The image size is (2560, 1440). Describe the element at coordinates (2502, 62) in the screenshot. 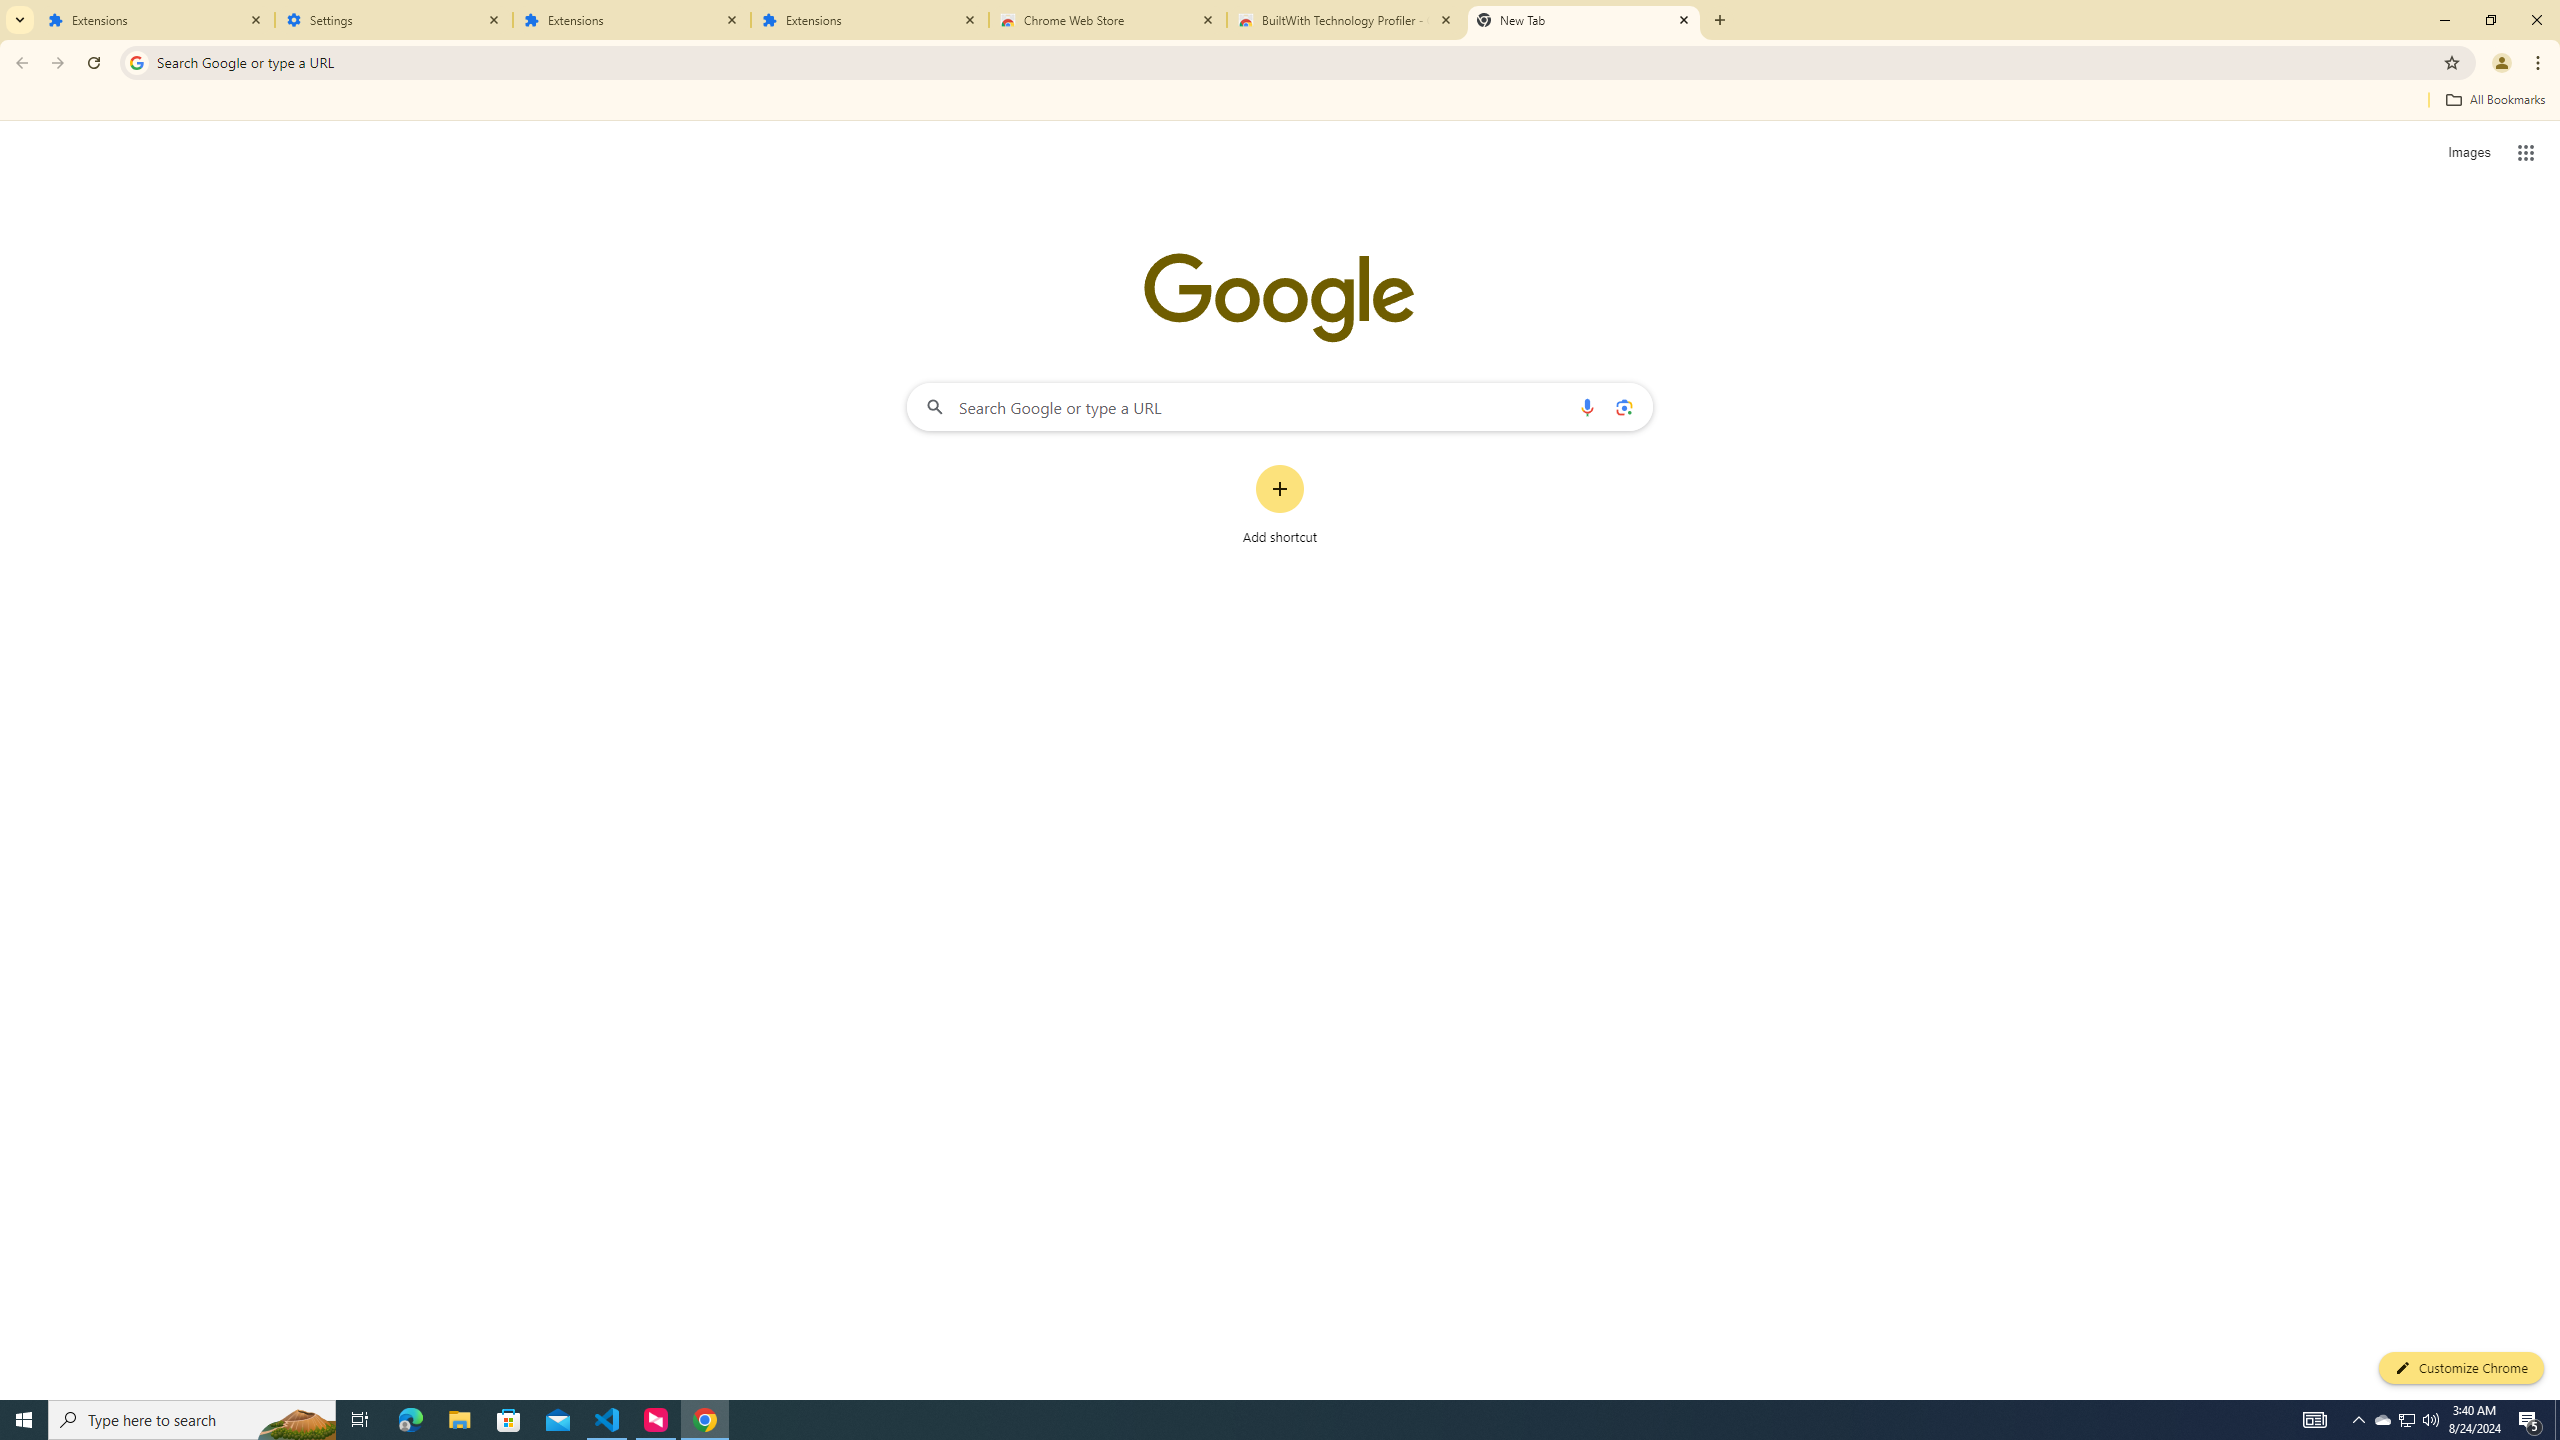

I see `'You'` at that location.